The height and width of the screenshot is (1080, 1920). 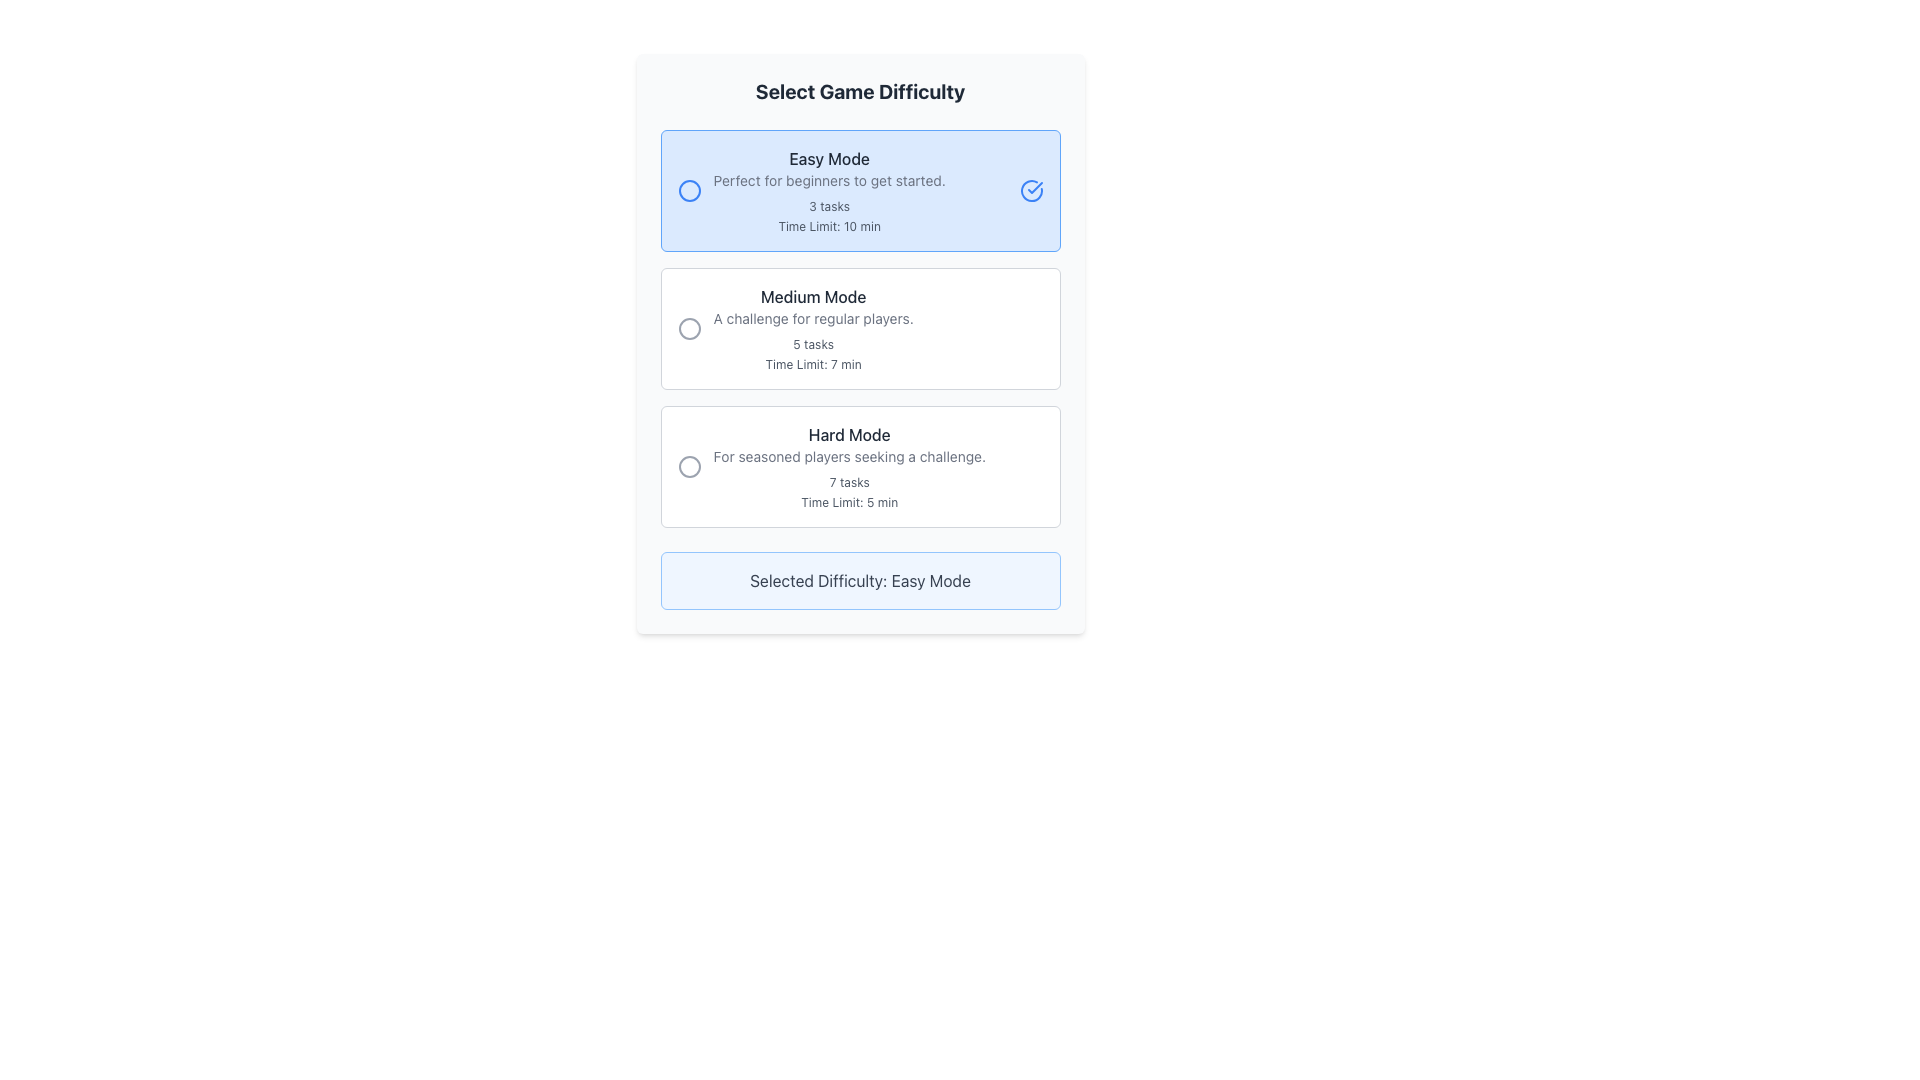 I want to click on the text label displaying the time limit for Easy Mode difficulty level, located directly below the '3 tasks' line in the Easy Mode option box, so click(x=829, y=226).